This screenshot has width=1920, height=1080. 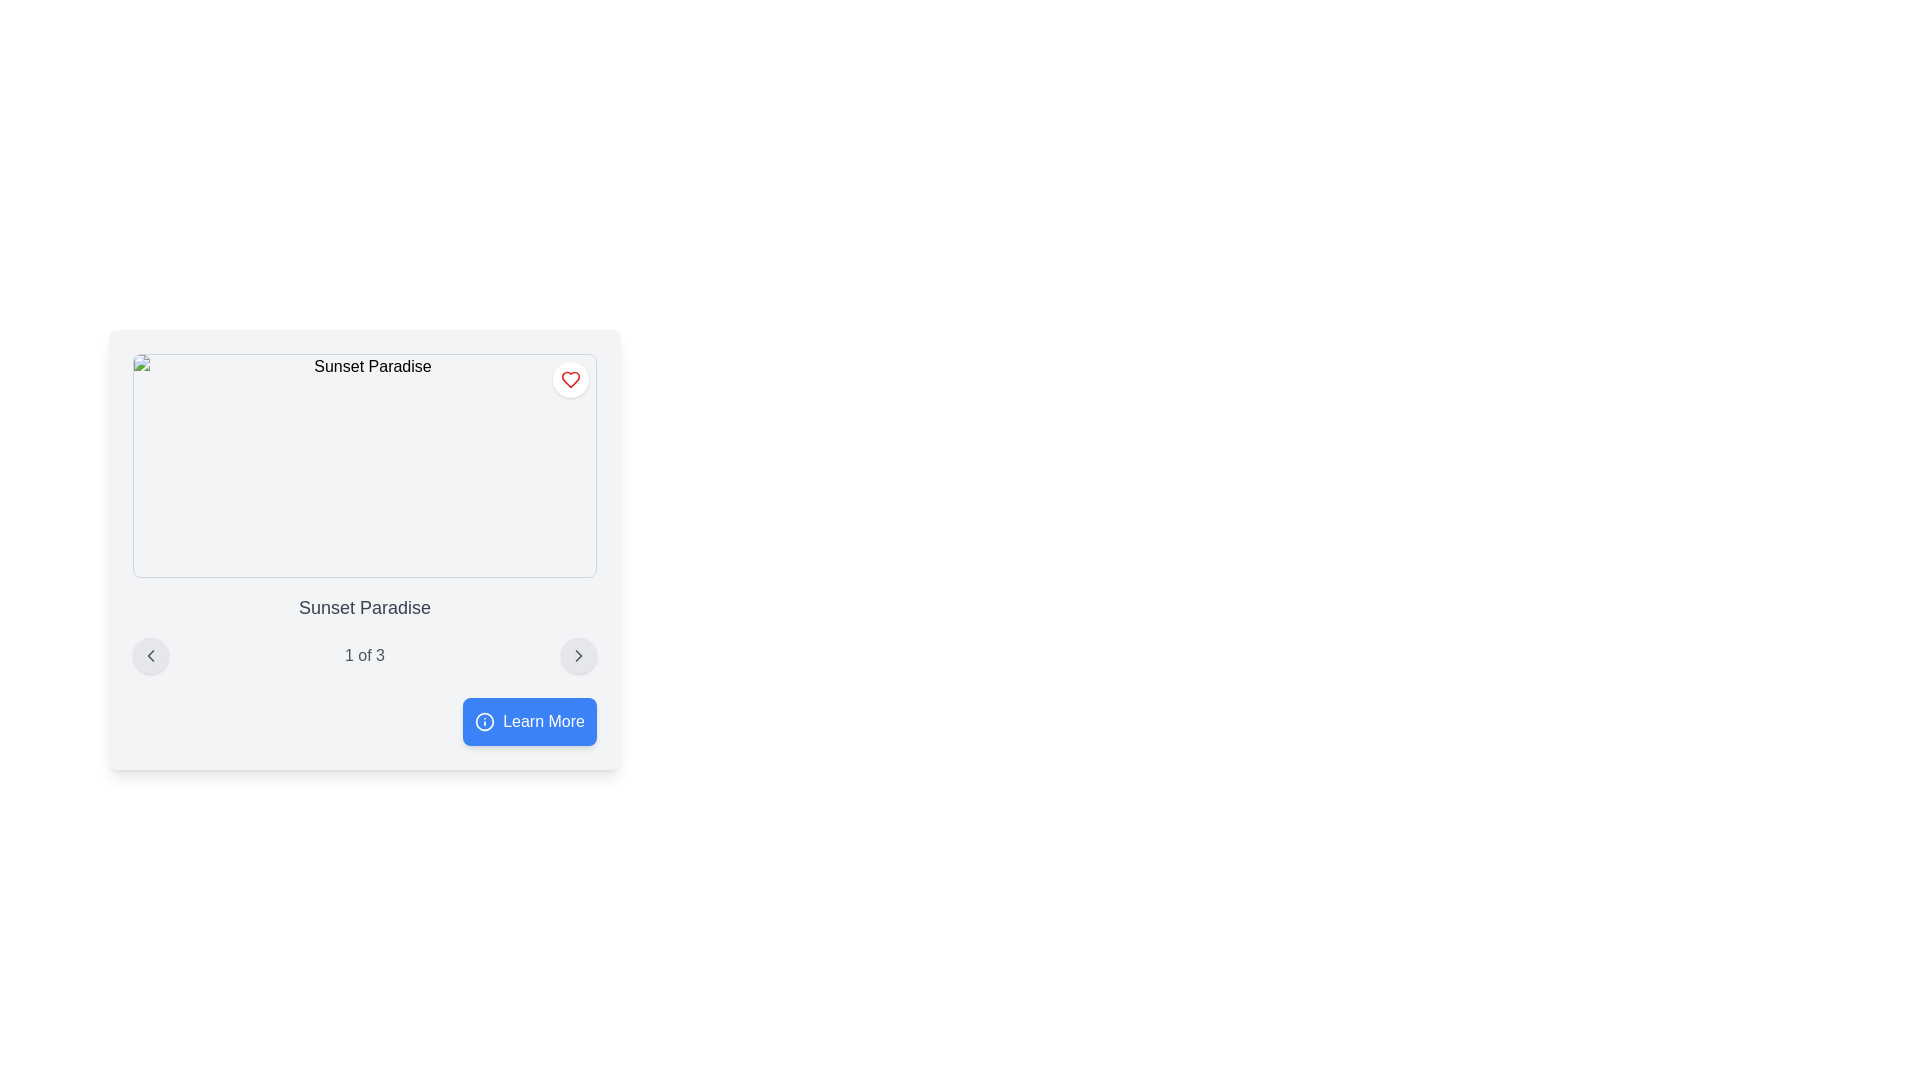 I want to click on the right-pointing chevron icon within the gray circular button located at the bottom-right corner of the card labeled 'Sunset Paradise', so click(x=578, y=655).